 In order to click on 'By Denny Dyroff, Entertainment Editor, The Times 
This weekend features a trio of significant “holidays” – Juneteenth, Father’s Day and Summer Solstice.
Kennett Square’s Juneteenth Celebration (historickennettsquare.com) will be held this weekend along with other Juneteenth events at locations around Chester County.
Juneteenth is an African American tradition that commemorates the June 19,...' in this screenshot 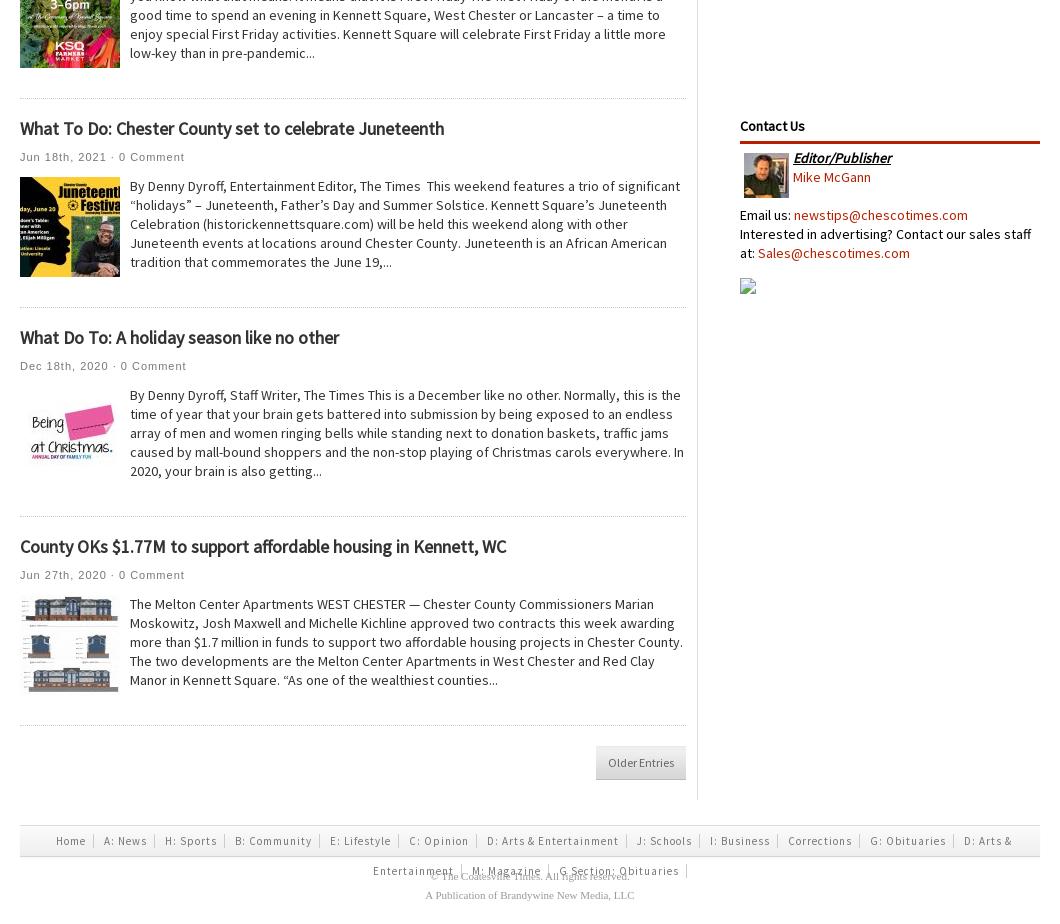, I will do `click(129, 223)`.